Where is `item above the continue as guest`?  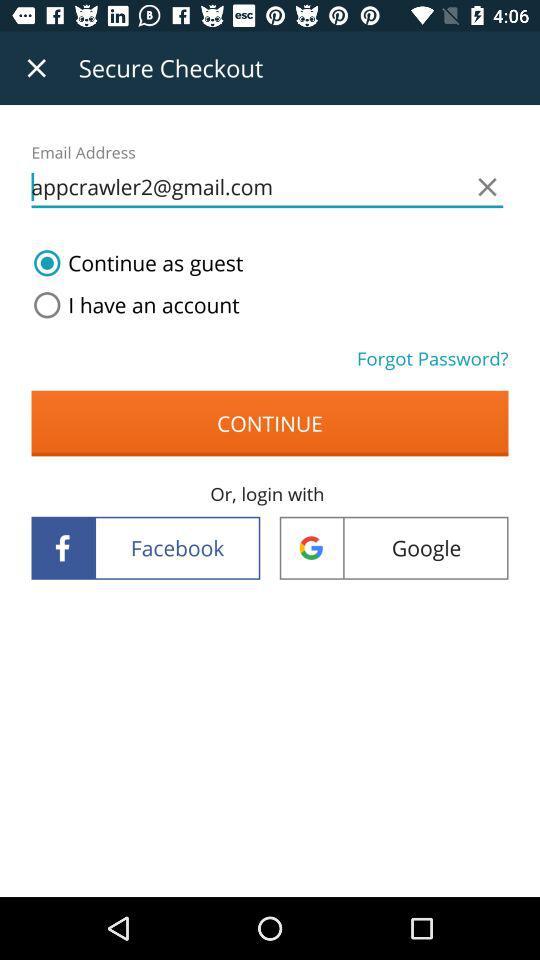
item above the continue as guest is located at coordinates (267, 187).